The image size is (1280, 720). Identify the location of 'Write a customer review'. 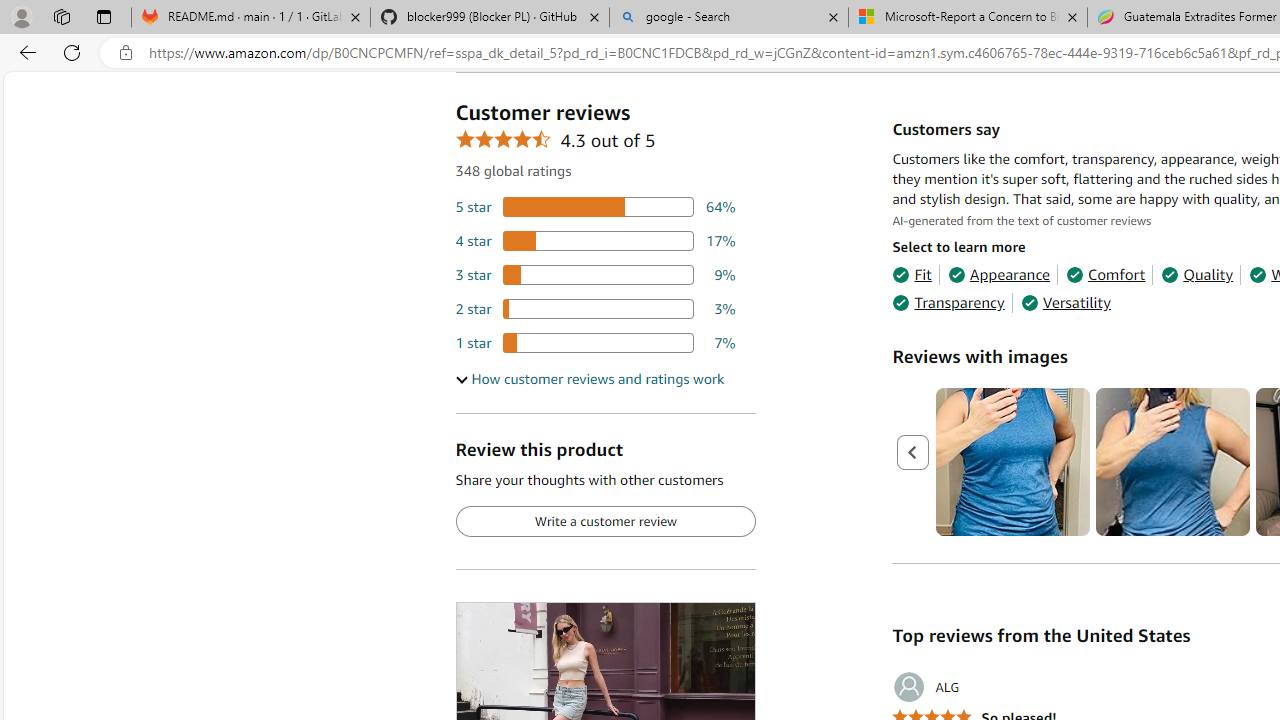
(604, 521).